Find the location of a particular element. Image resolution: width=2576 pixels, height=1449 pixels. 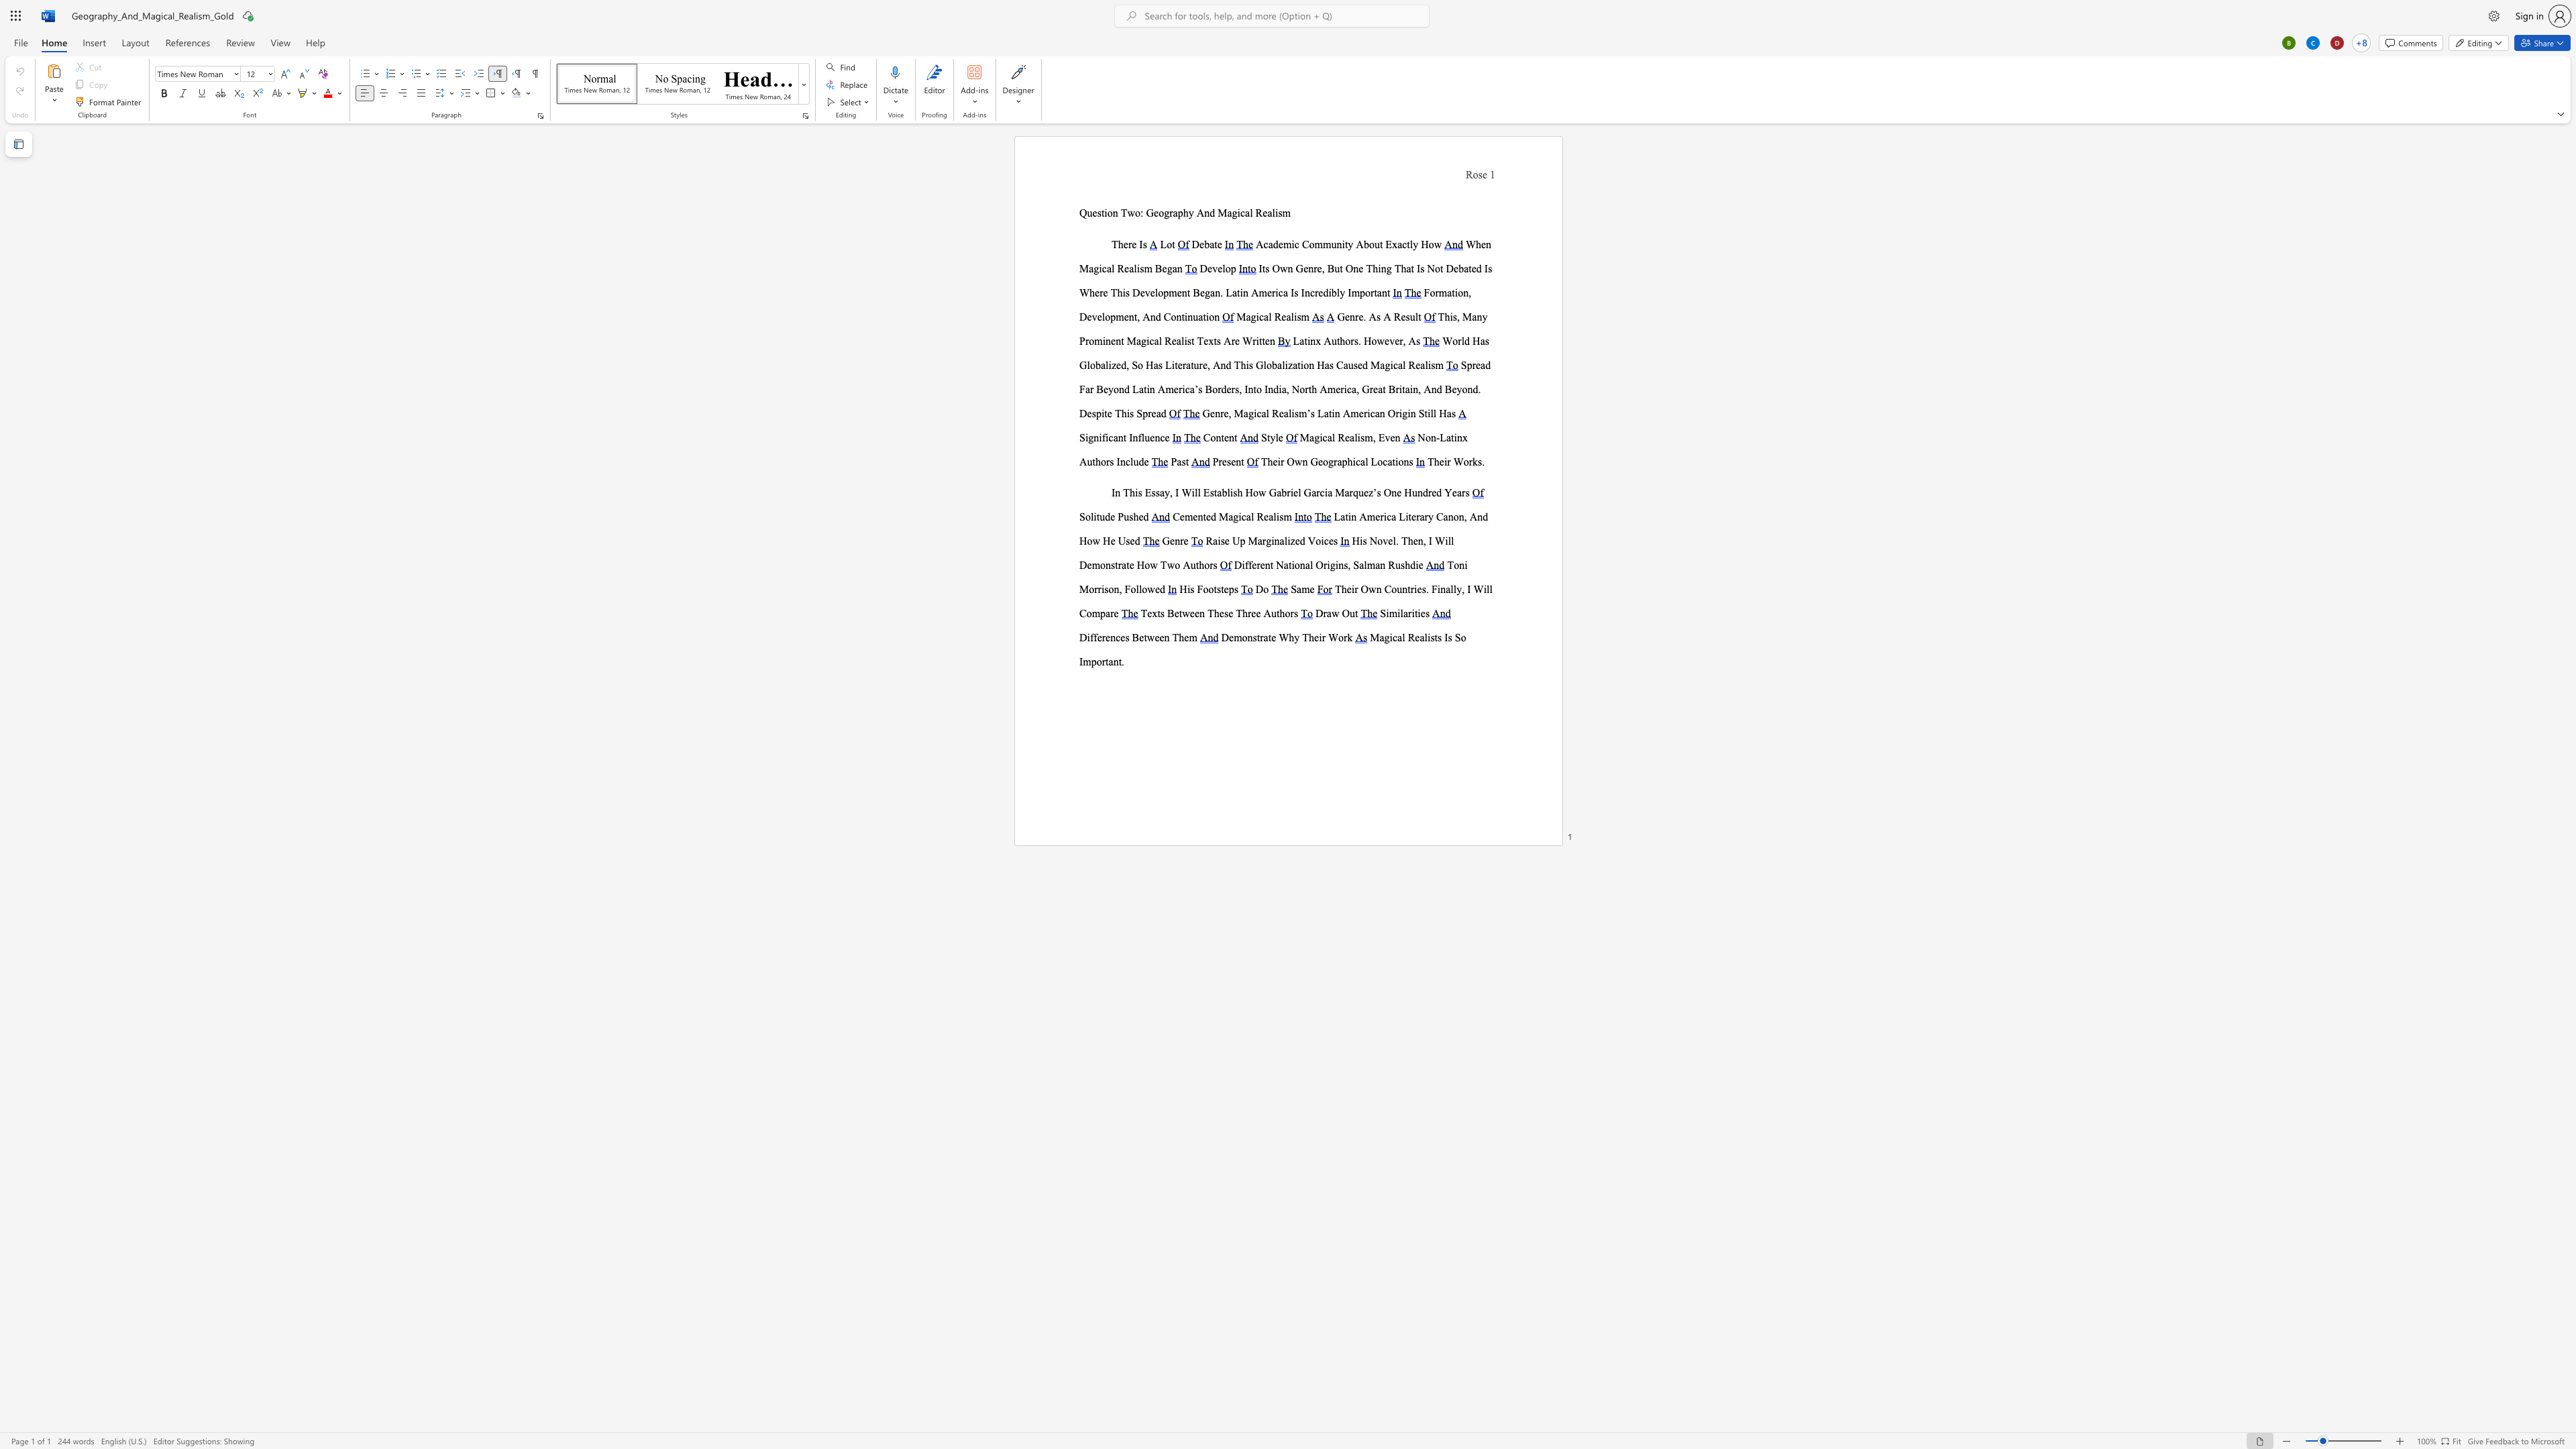

the space between the continuous character "s" and "u" in the text is located at coordinates (1409, 316).